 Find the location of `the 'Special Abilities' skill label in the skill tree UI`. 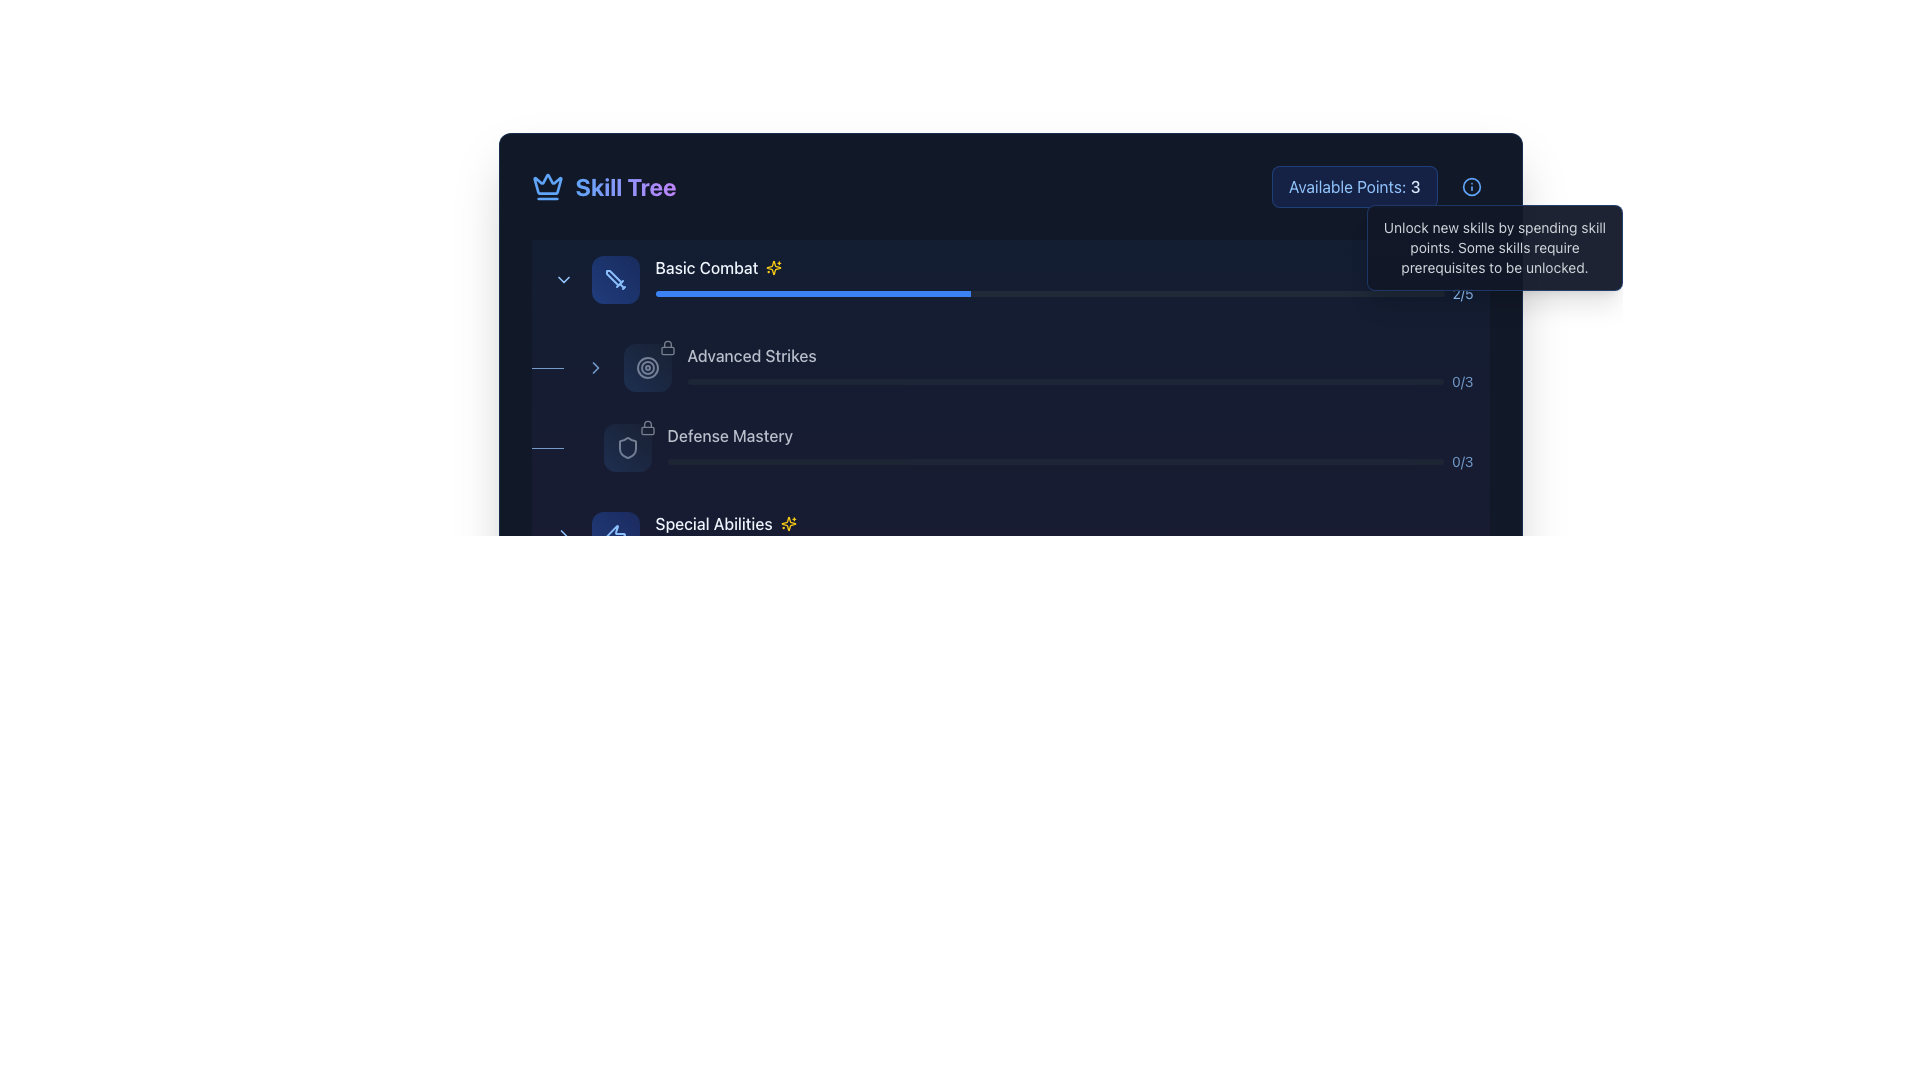

the 'Special Abilities' skill label in the skill tree UI is located at coordinates (1063, 535).